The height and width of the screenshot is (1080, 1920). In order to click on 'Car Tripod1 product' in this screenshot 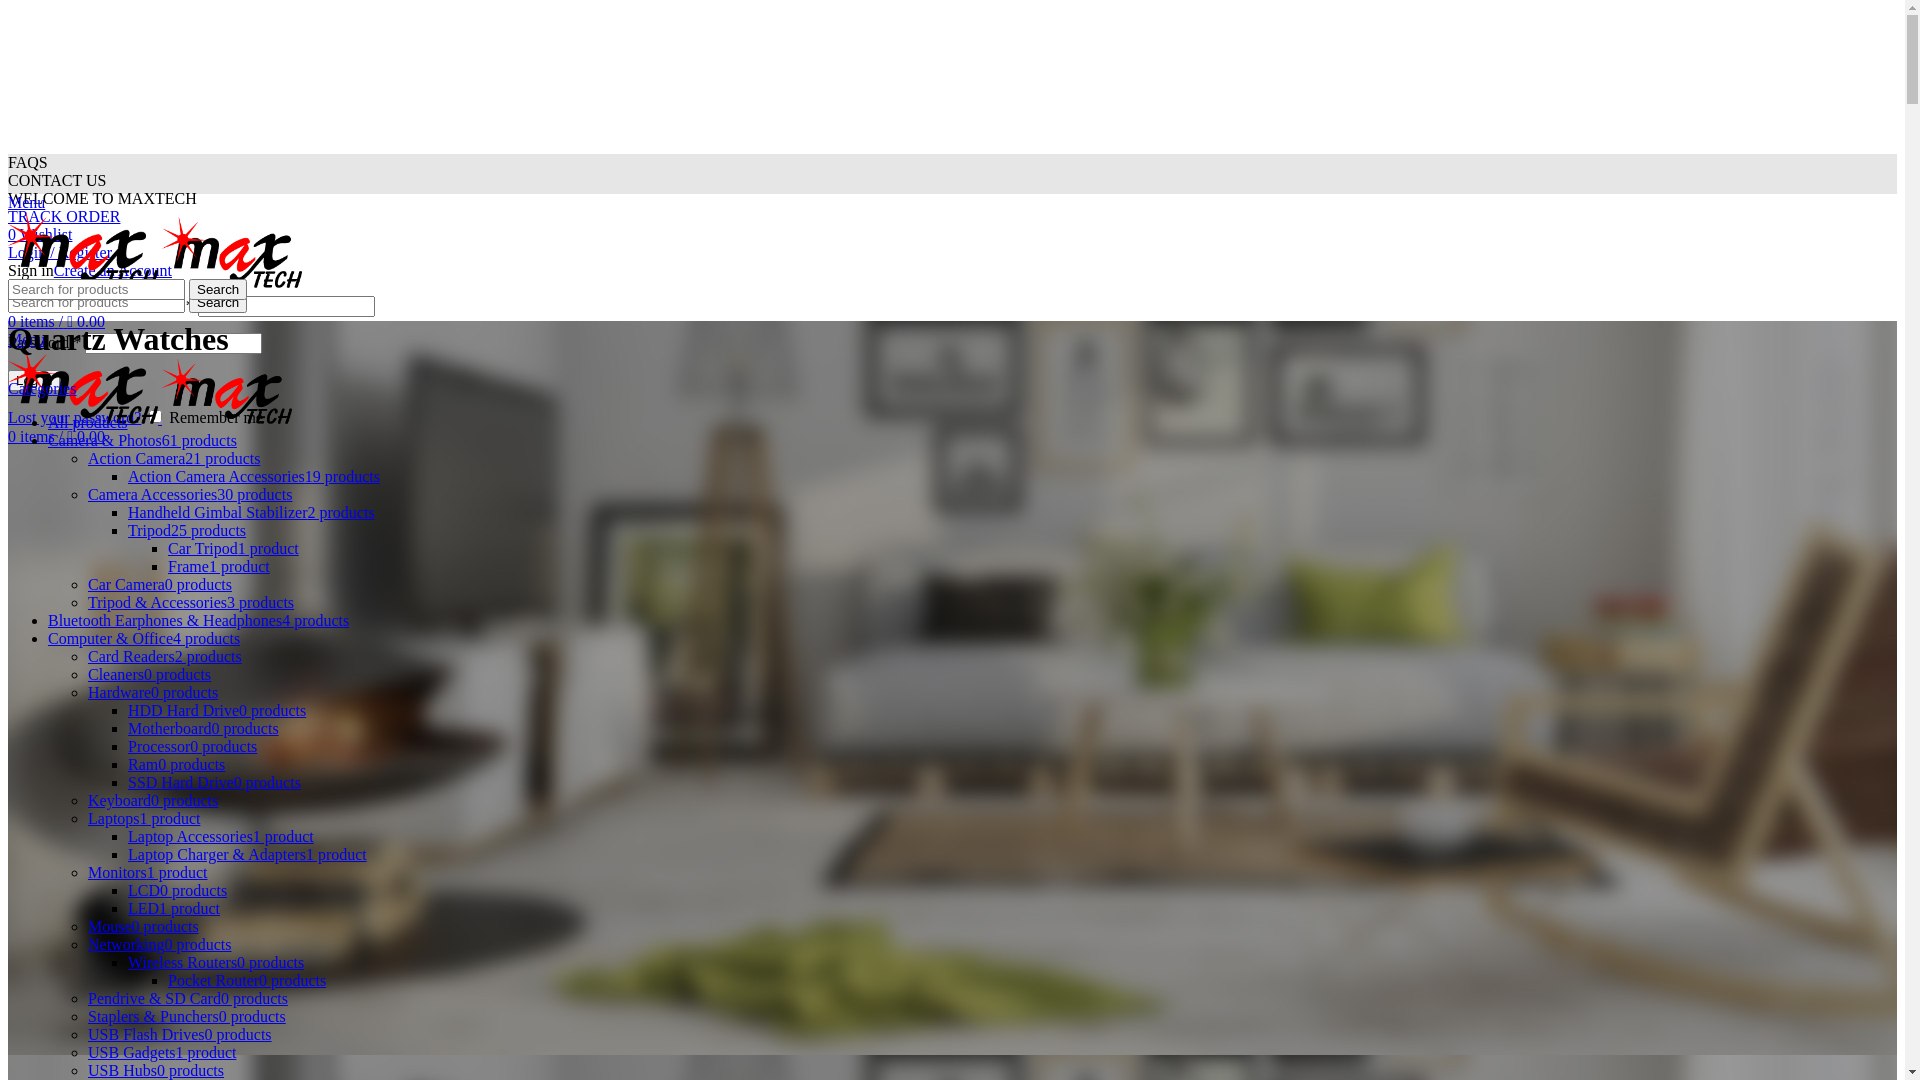, I will do `click(233, 548)`.